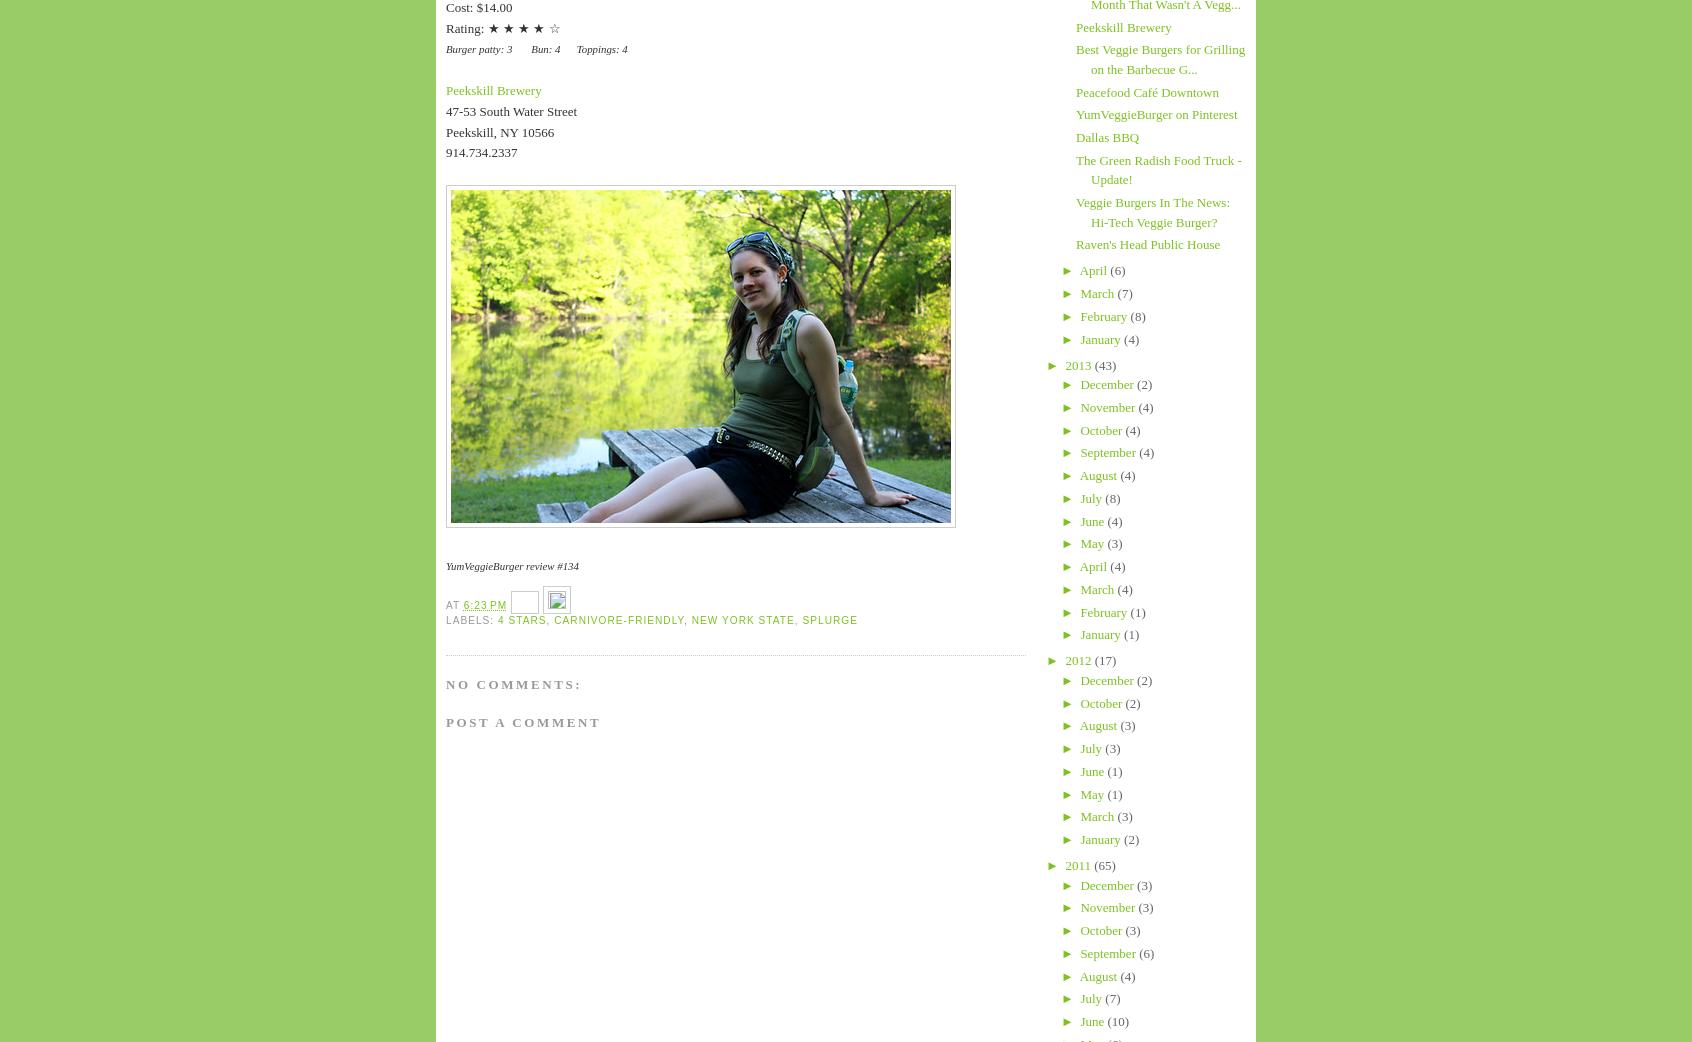 This screenshot has height=1042, width=1692. What do you see at coordinates (1147, 243) in the screenshot?
I see `'Raven's Head Public House'` at bounding box center [1147, 243].